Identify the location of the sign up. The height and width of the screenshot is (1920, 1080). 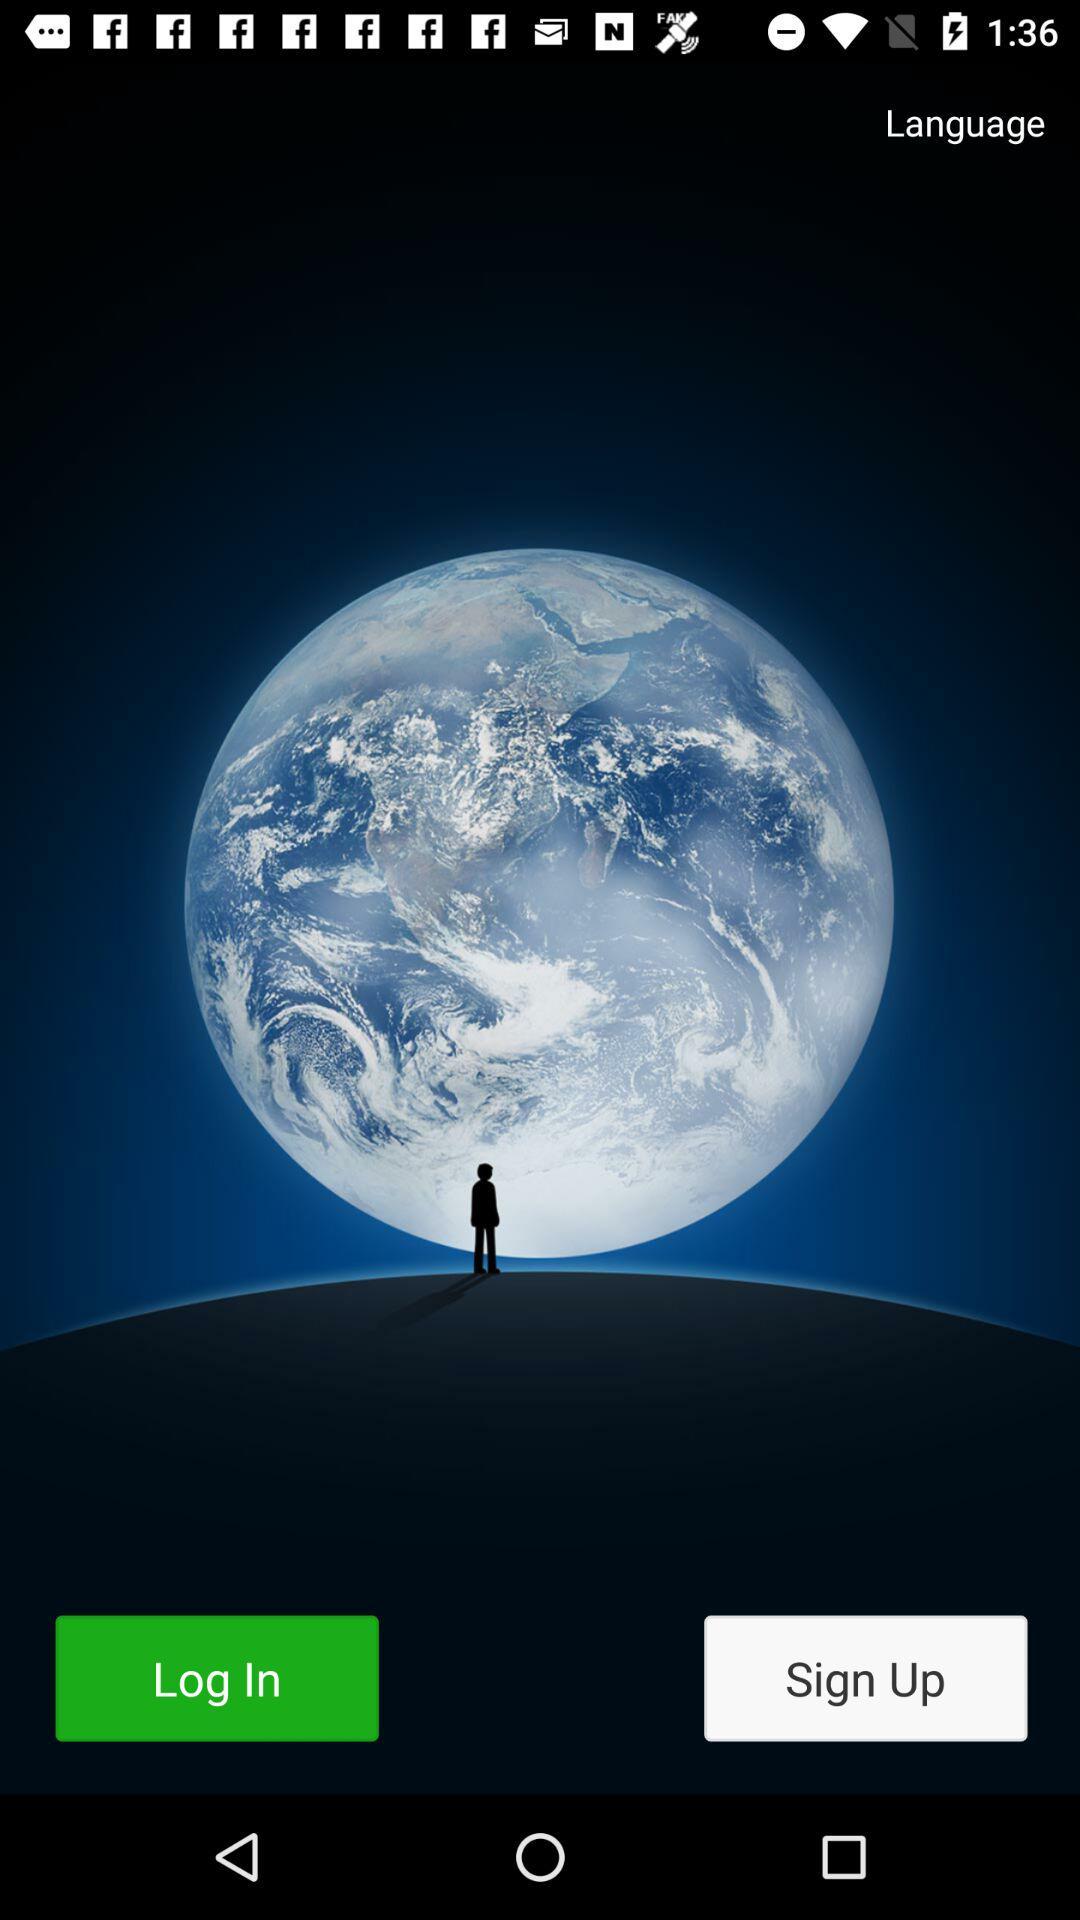
(864, 1678).